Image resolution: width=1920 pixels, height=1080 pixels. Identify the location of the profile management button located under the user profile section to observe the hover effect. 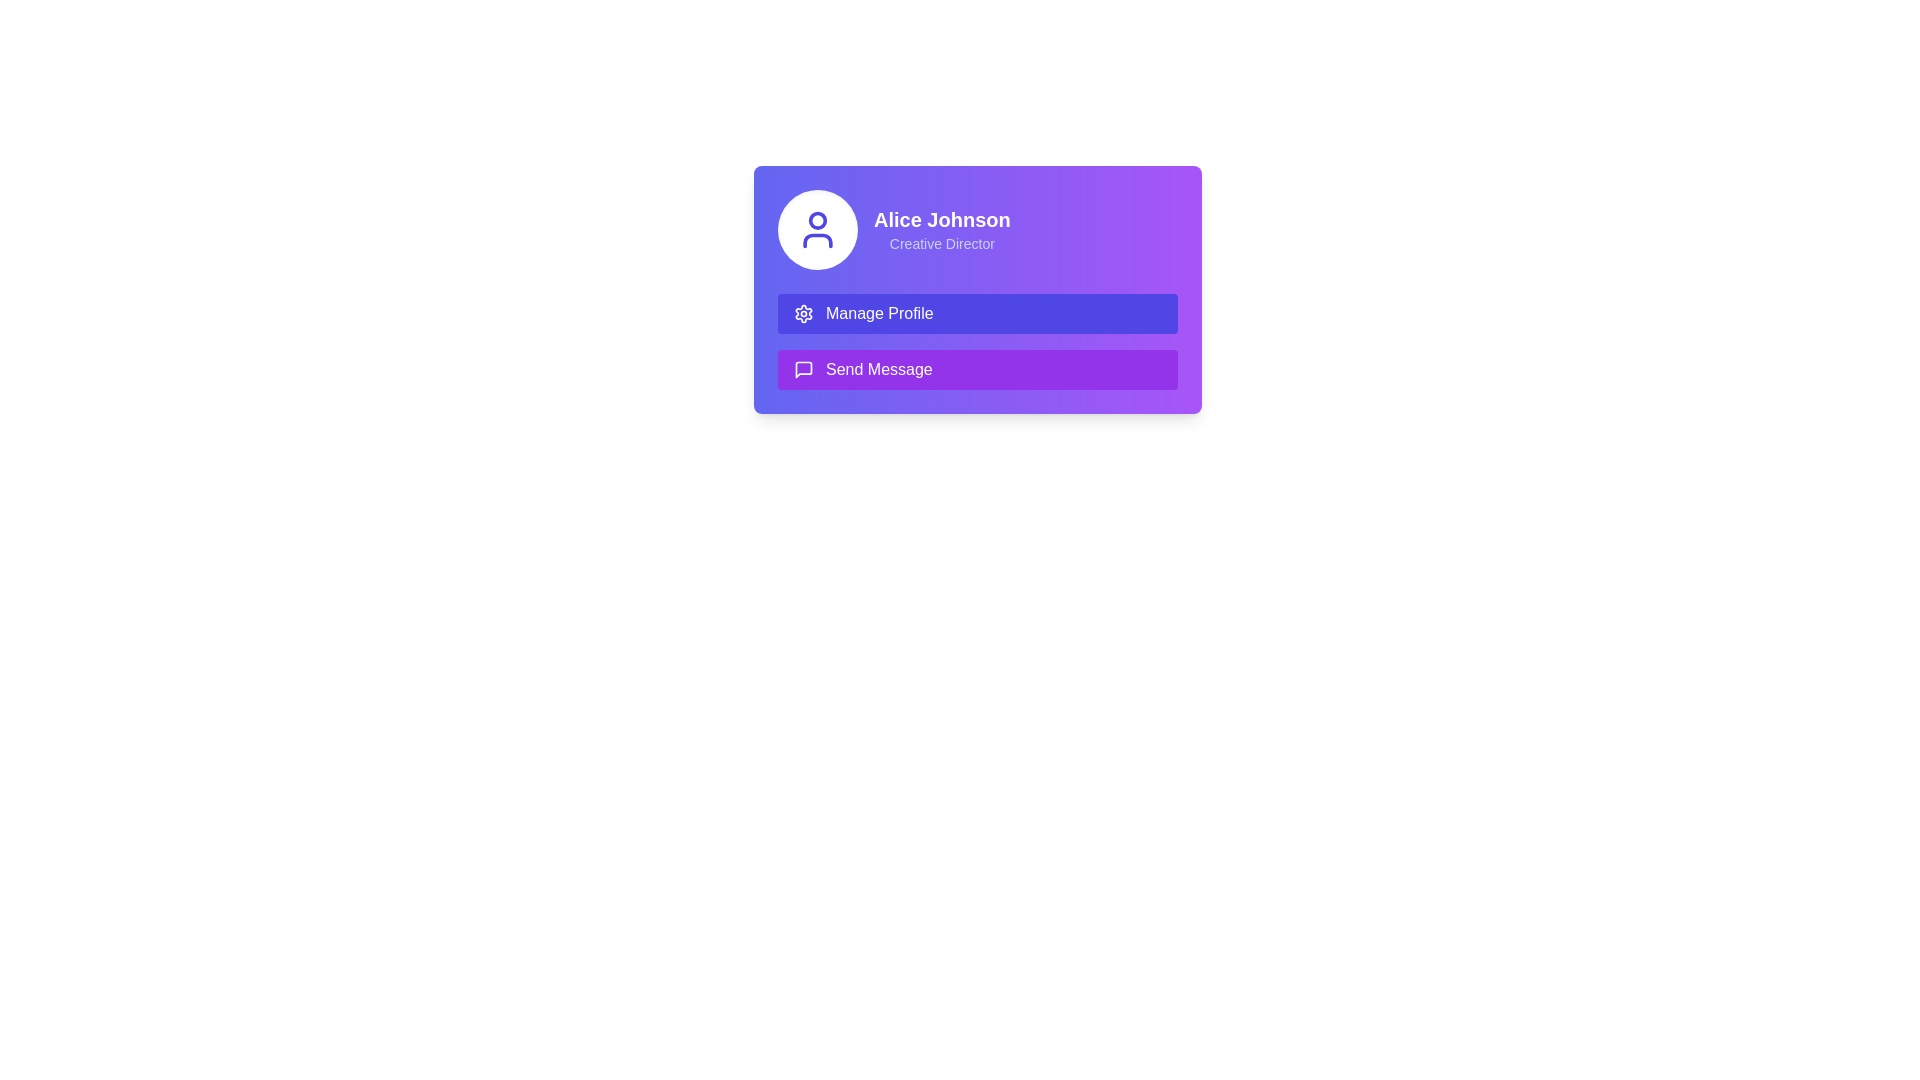
(978, 313).